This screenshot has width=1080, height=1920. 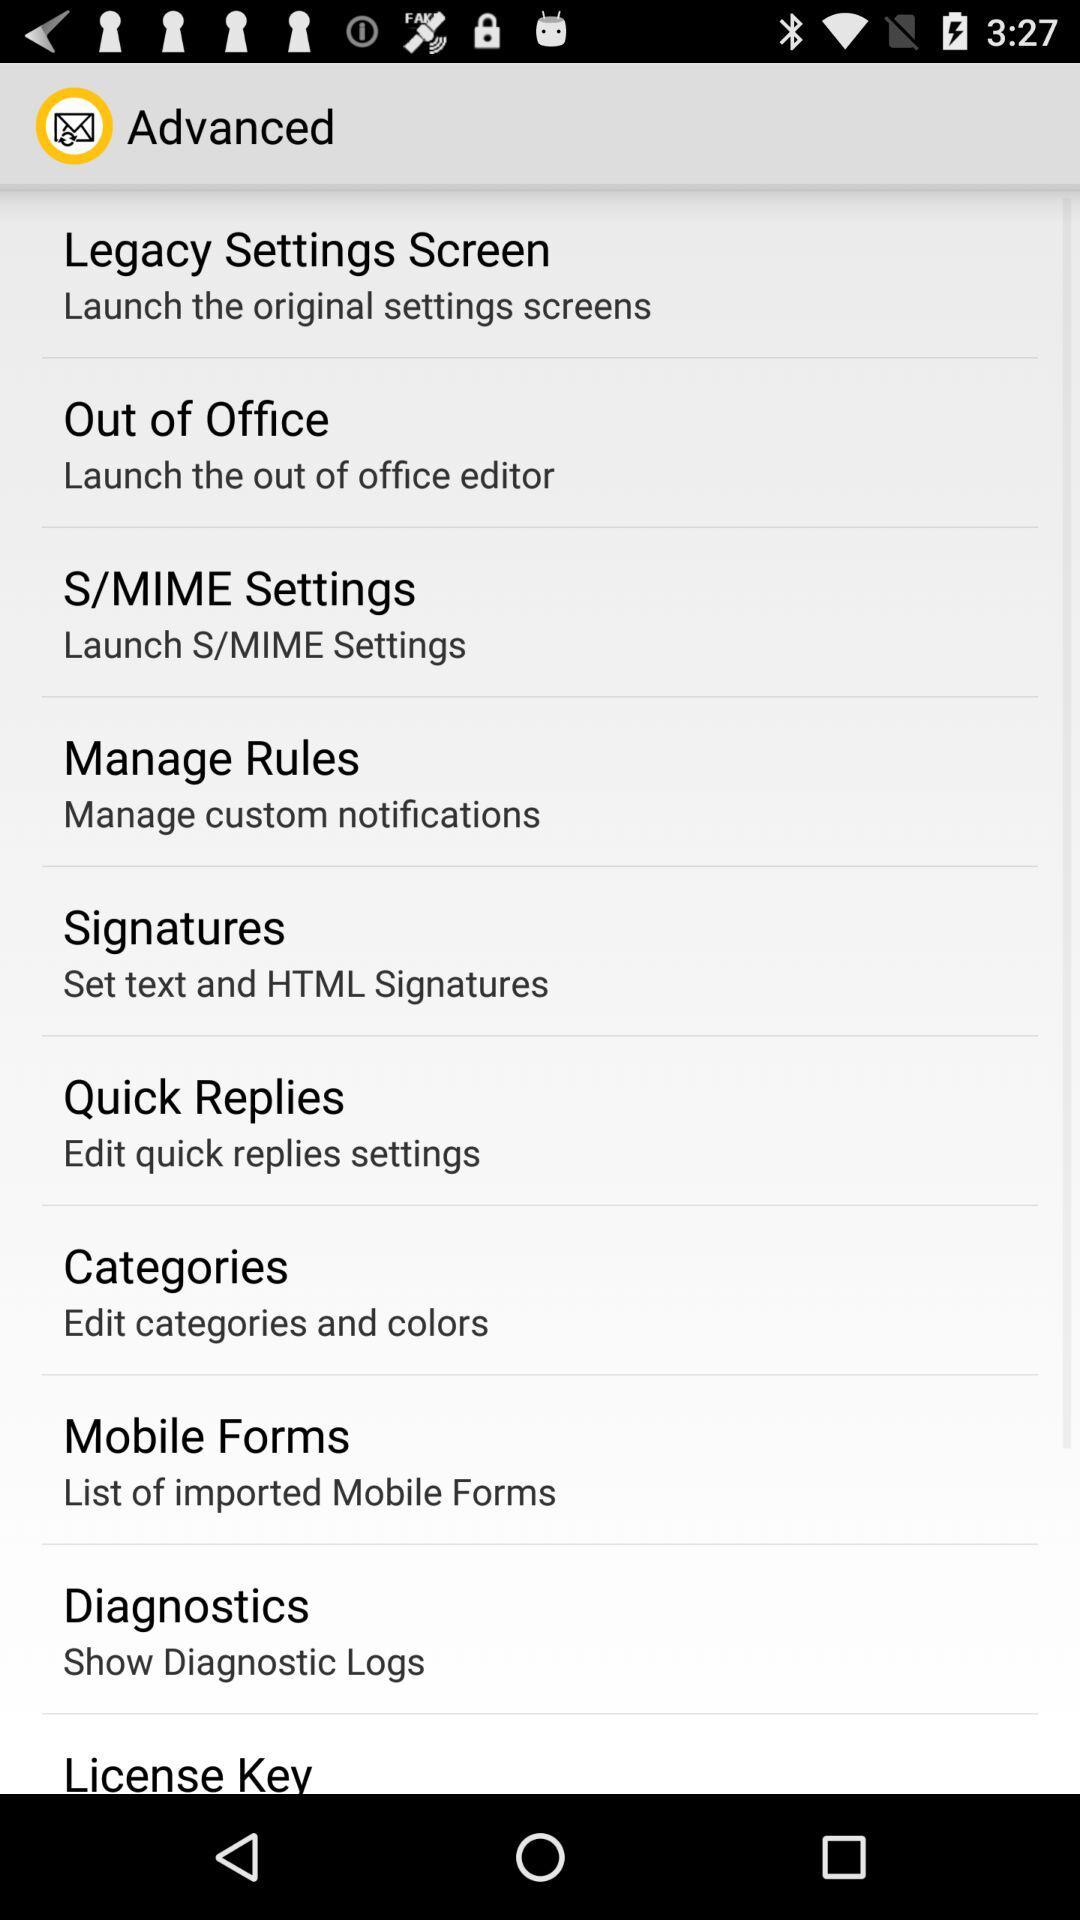 What do you see at coordinates (309, 1491) in the screenshot?
I see `the list of imported item` at bounding box center [309, 1491].